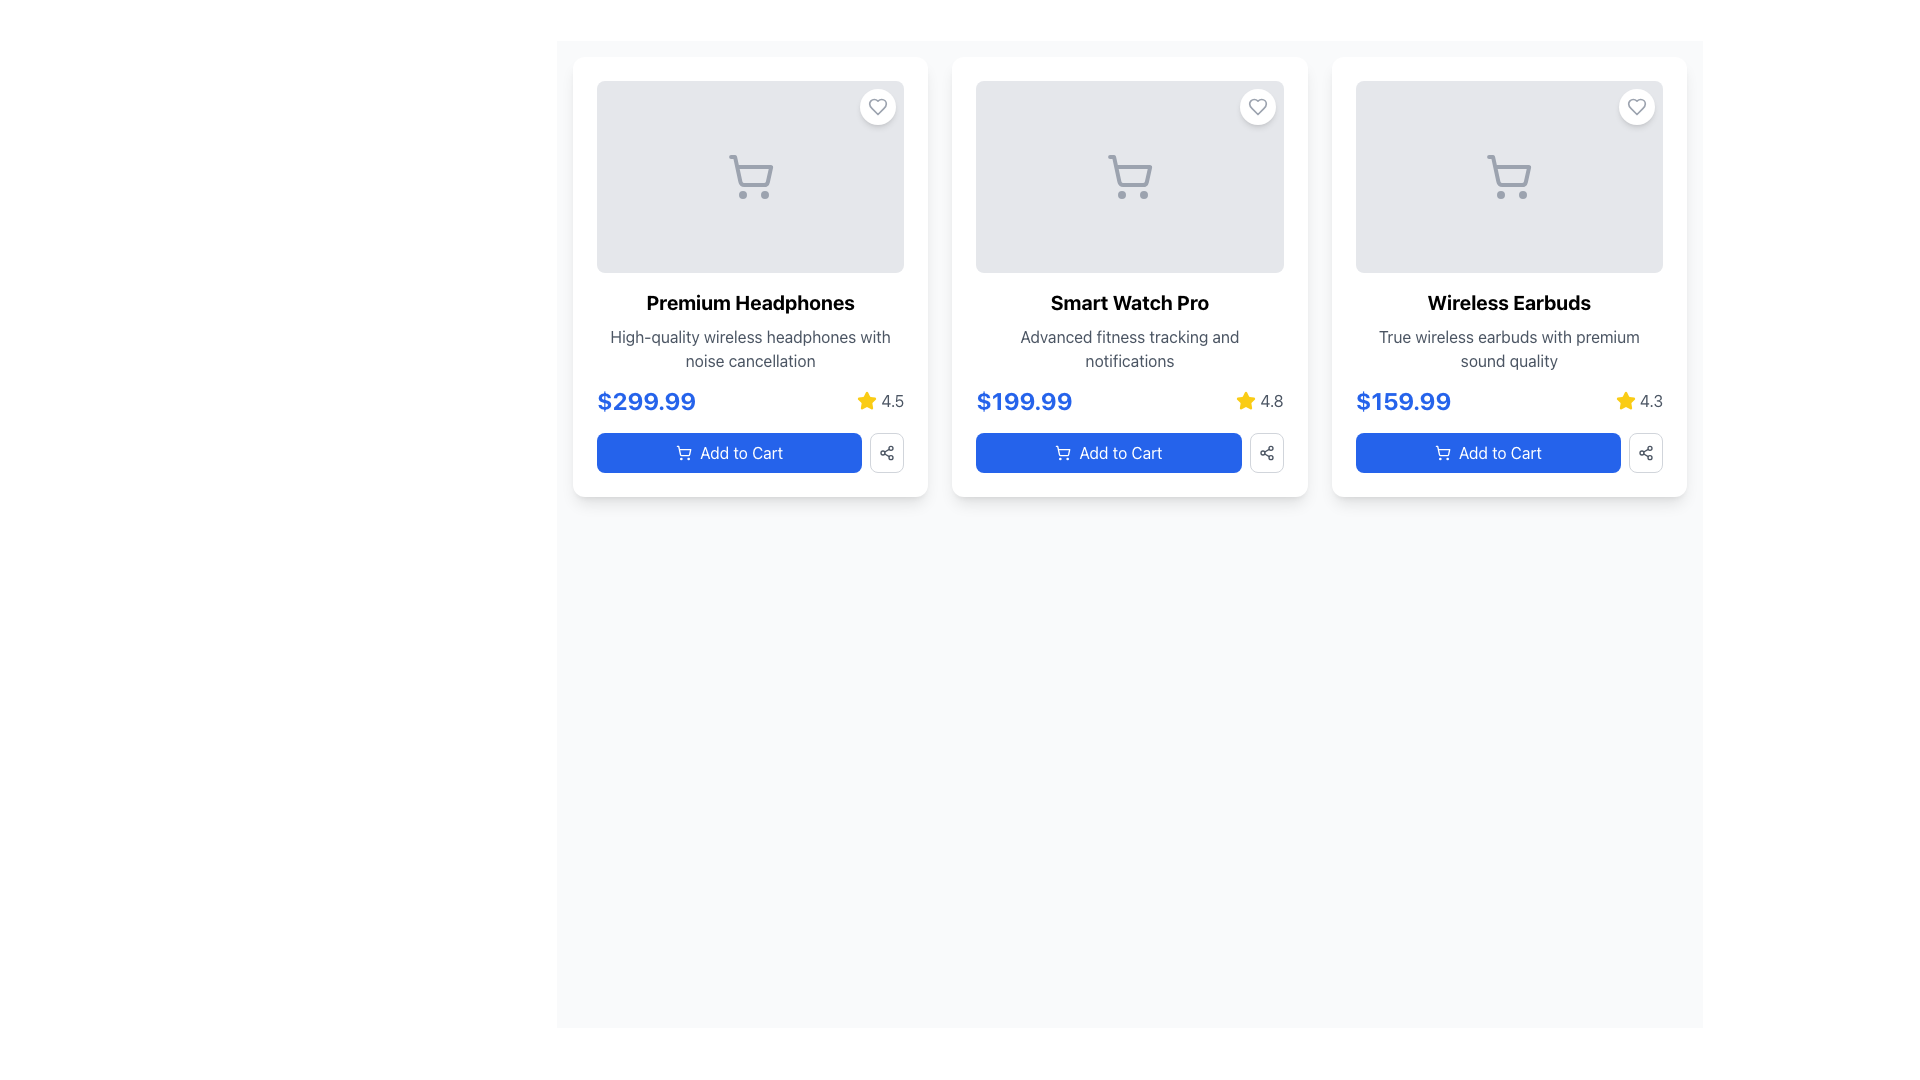 The height and width of the screenshot is (1080, 1920). I want to click on the shopping cart icon located in the 'Premium Headphones' product card, positioned near the top-left of the card, above the product name and price, so click(749, 176).